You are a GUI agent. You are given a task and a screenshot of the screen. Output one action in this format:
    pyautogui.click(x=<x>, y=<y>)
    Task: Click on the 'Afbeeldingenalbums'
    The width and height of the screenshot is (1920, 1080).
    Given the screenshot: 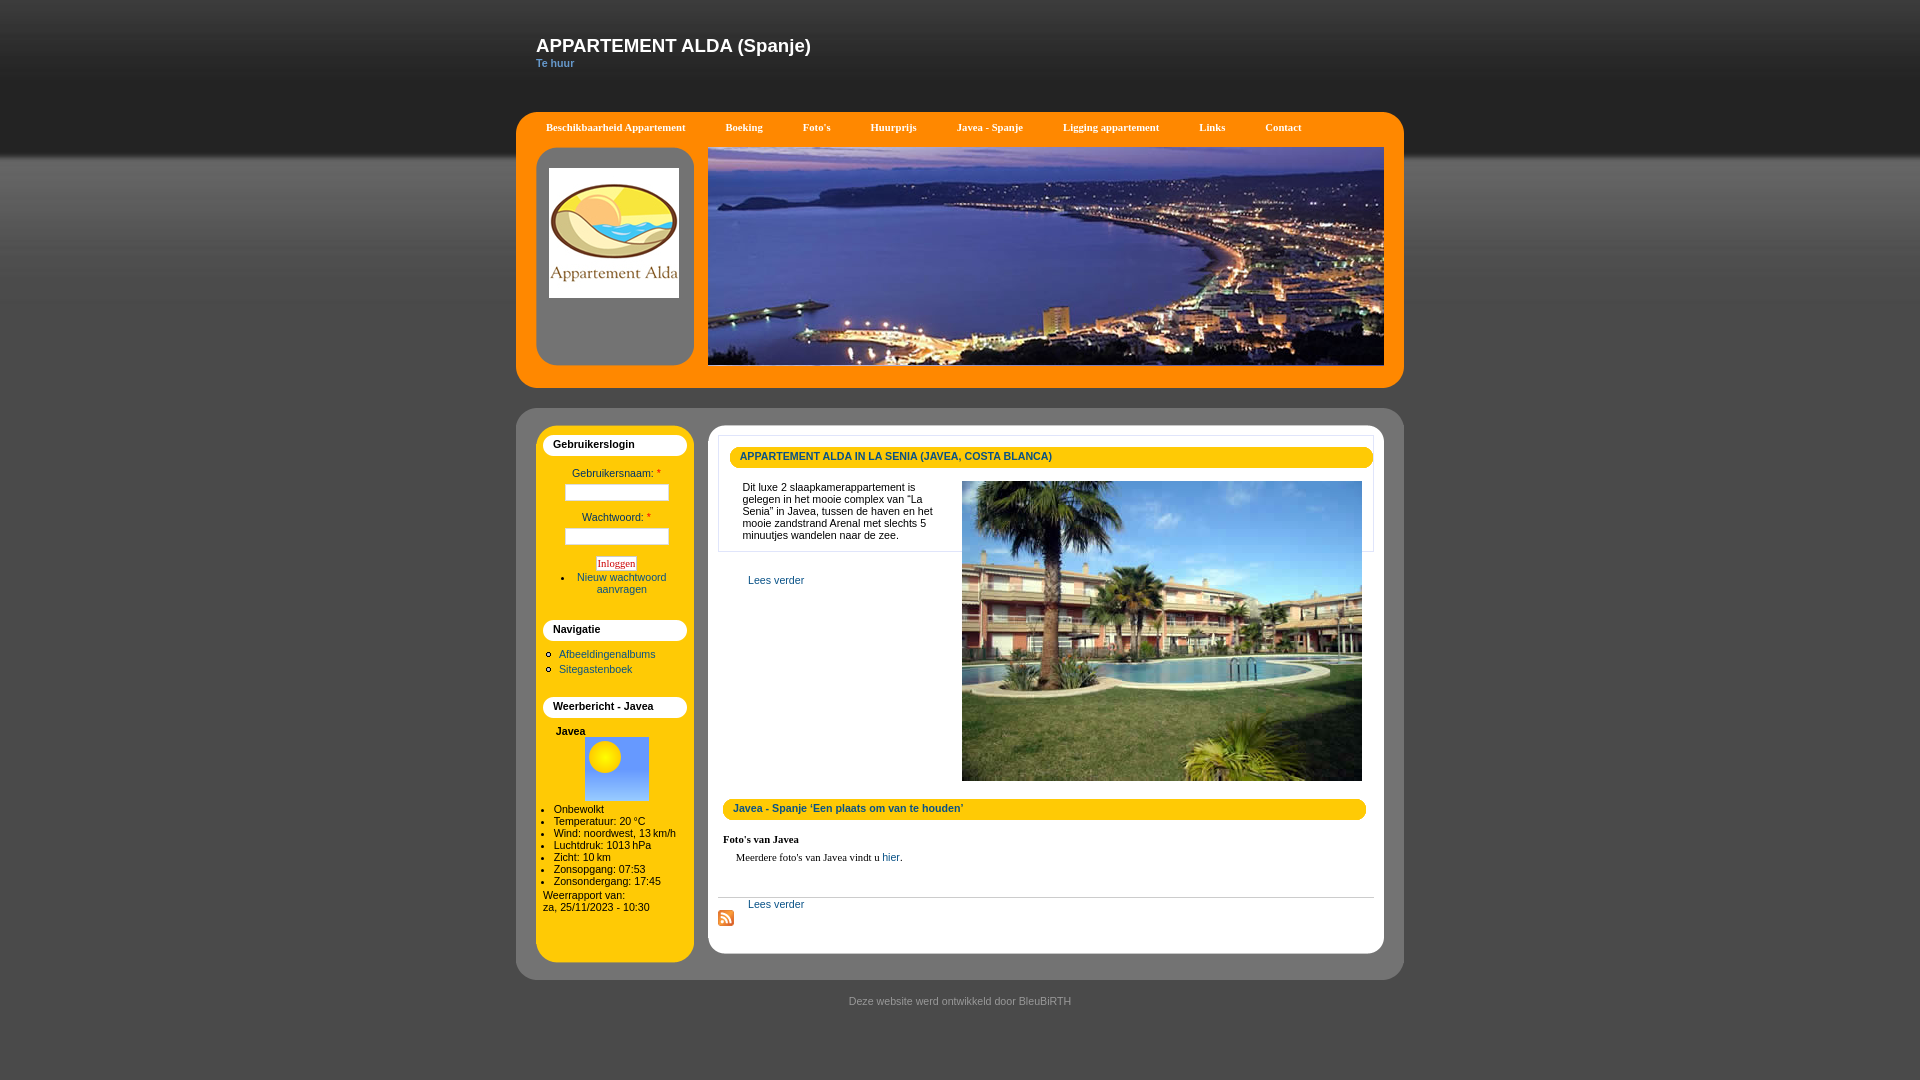 What is the action you would take?
    pyautogui.click(x=558, y=654)
    